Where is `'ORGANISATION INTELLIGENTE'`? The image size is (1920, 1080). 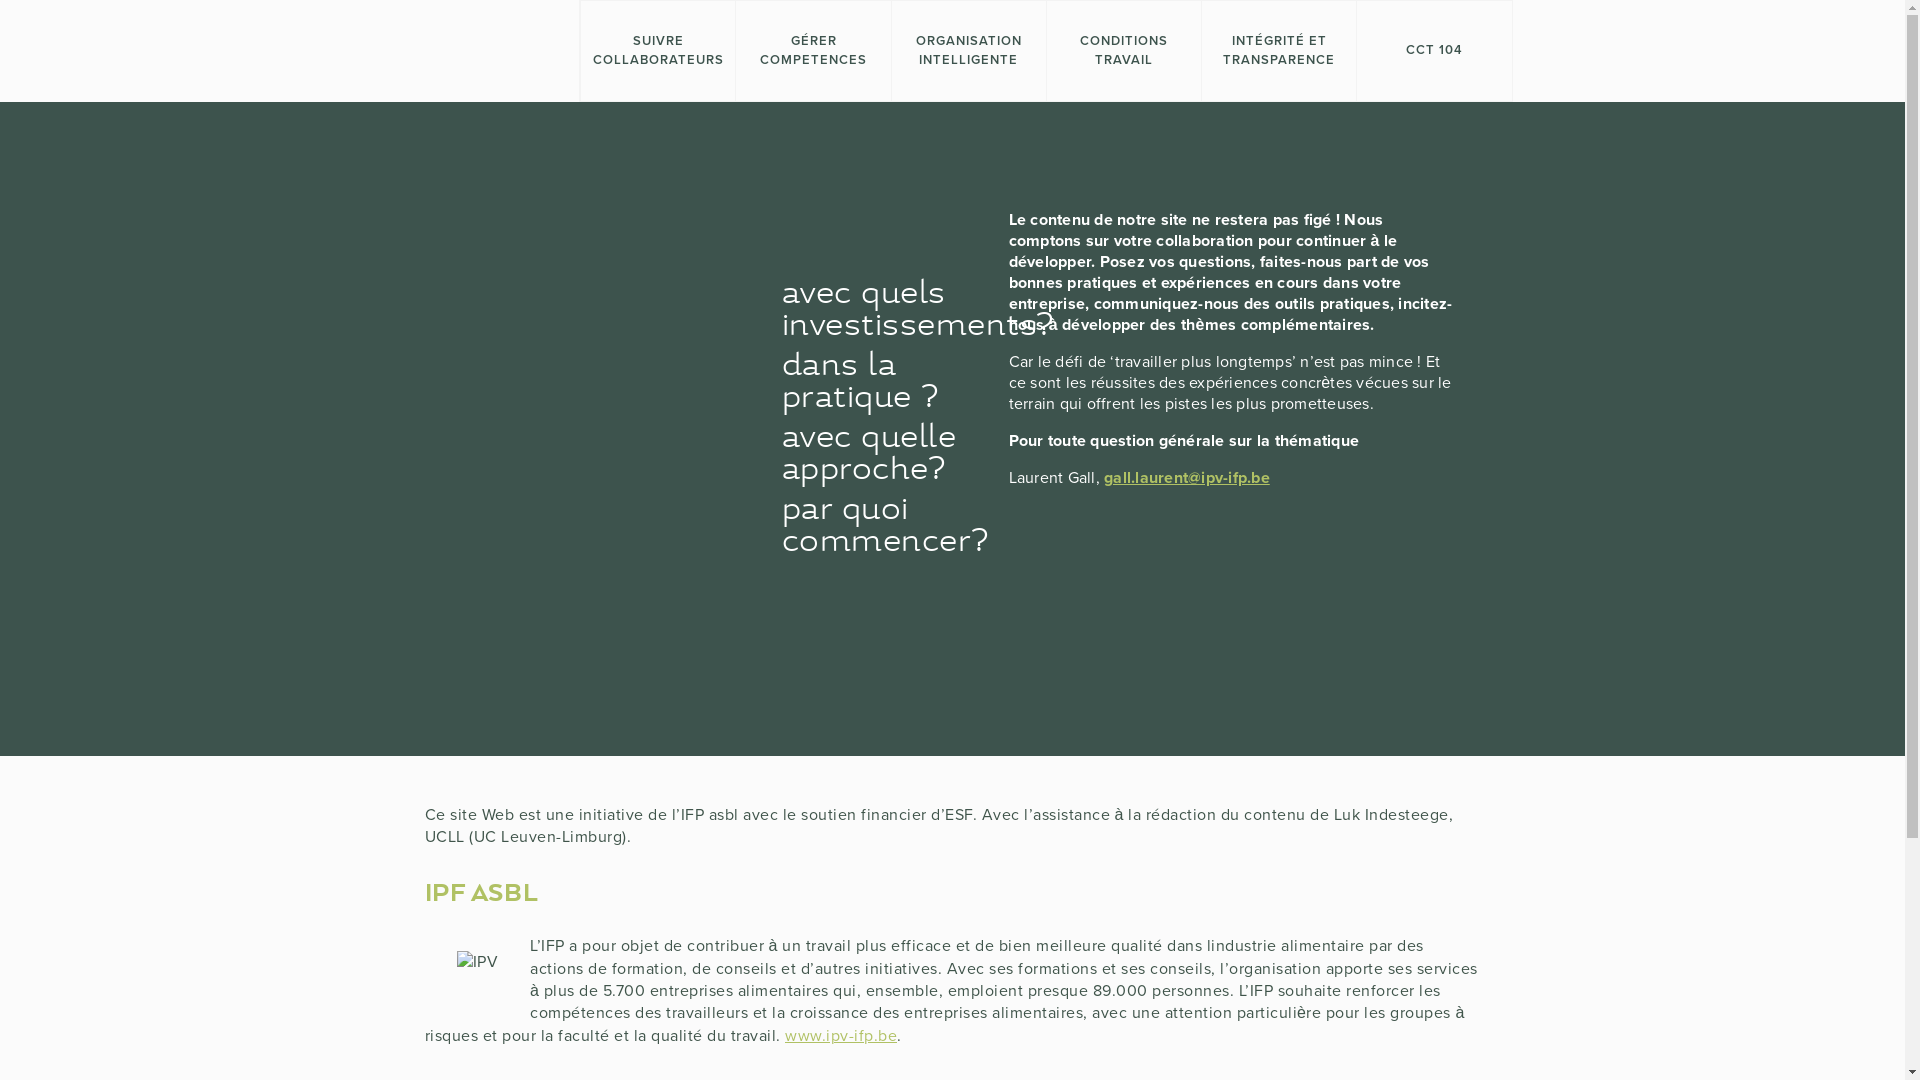
'ORGANISATION INTELLIGENTE' is located at coordinates (968, 49).